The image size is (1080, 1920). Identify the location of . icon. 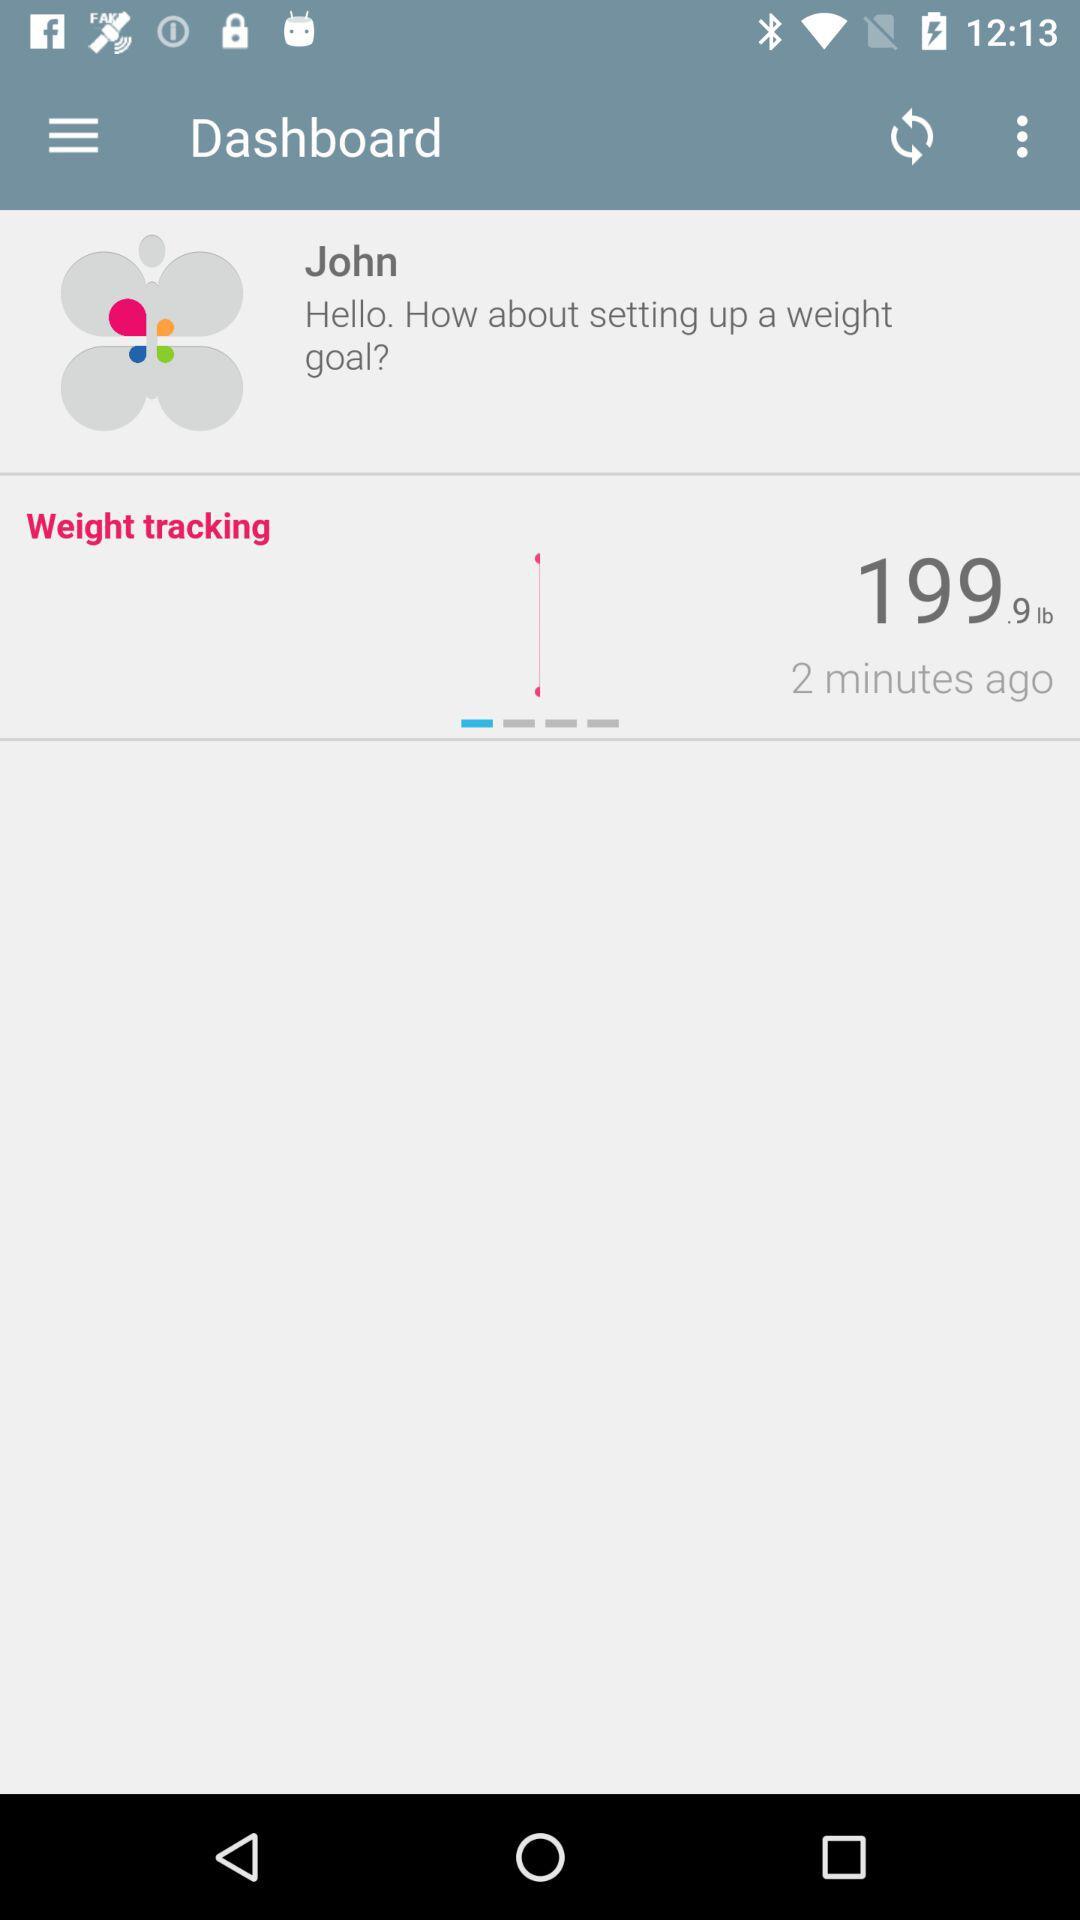
(1009, 615).